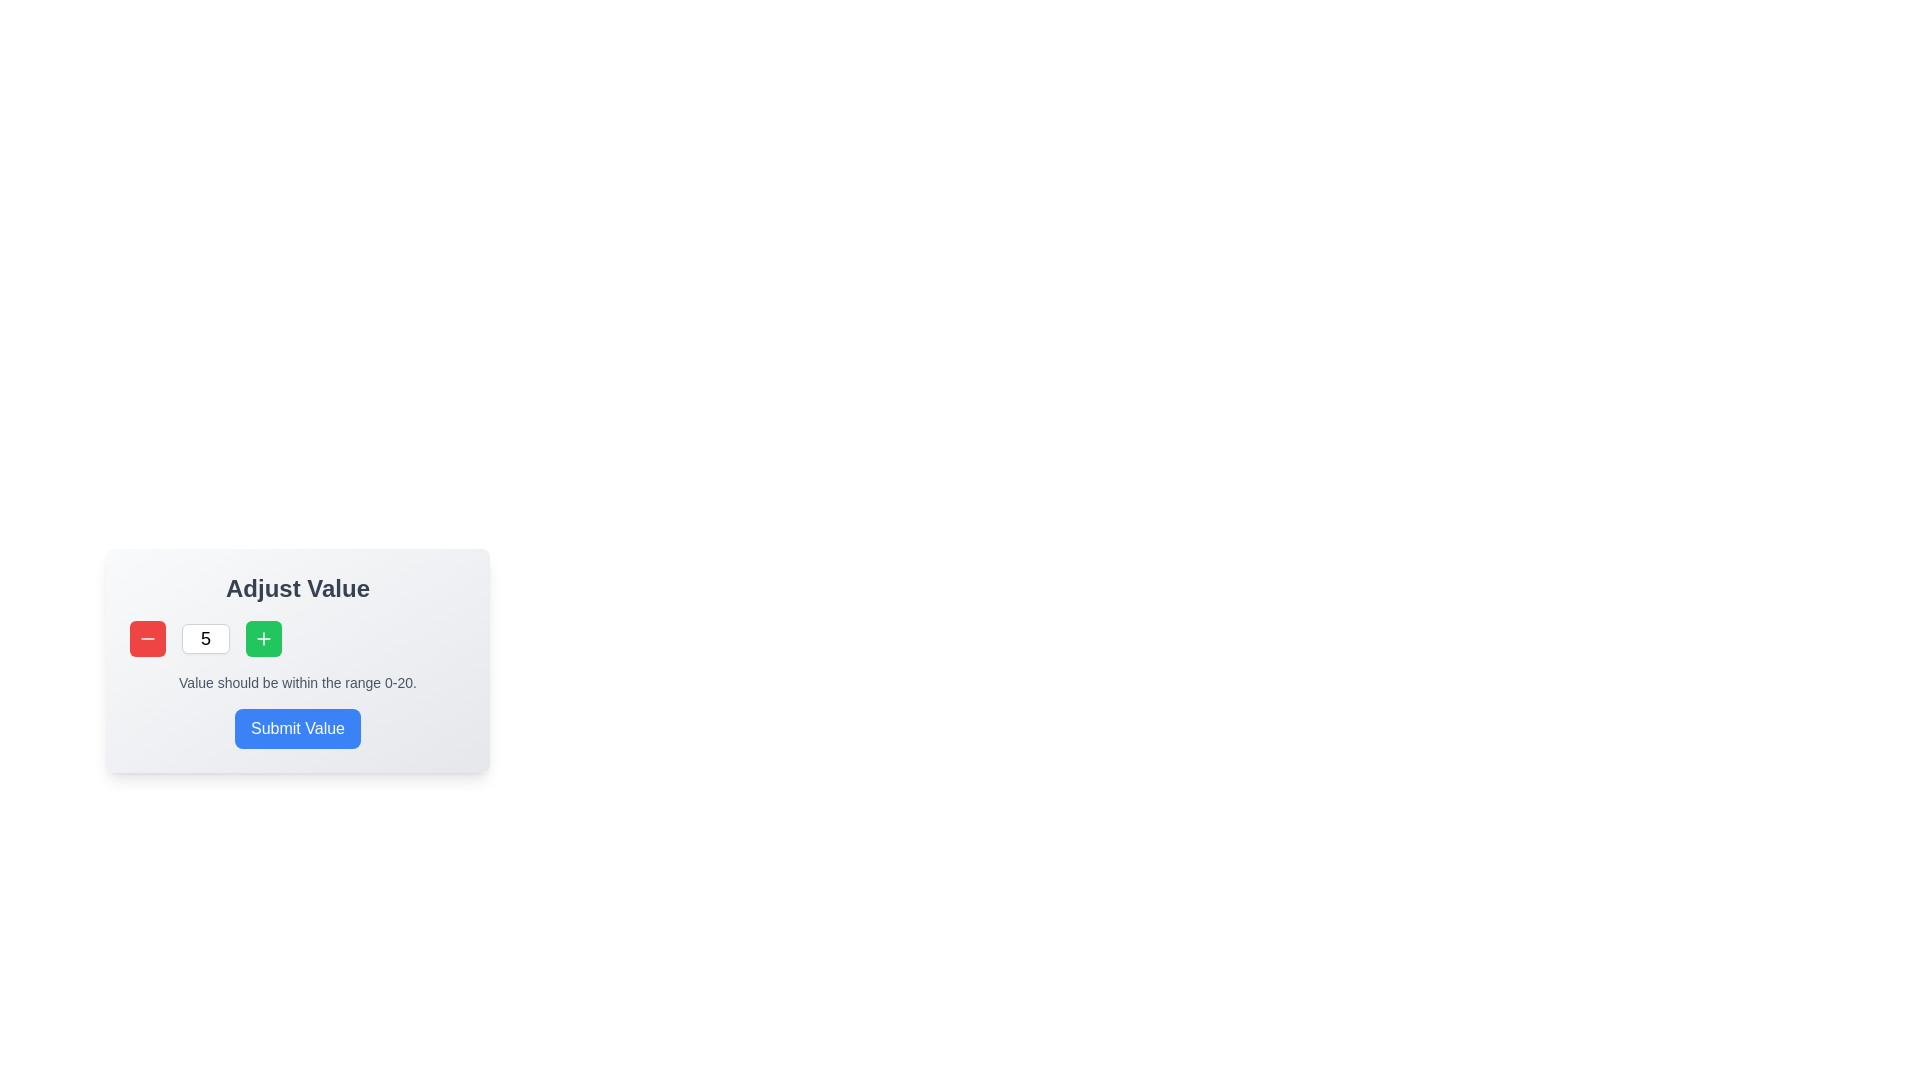 The width and height of the screenshot is (1920, 1080). What do you see at coordinates (263, 639) in the screenshot?
I see `the increment button located to the right of a white text box displaying the number '5,' adjacent to a red button with a minus icon, under the label 'Adjust Value.'` at bounding box center [263, 639].